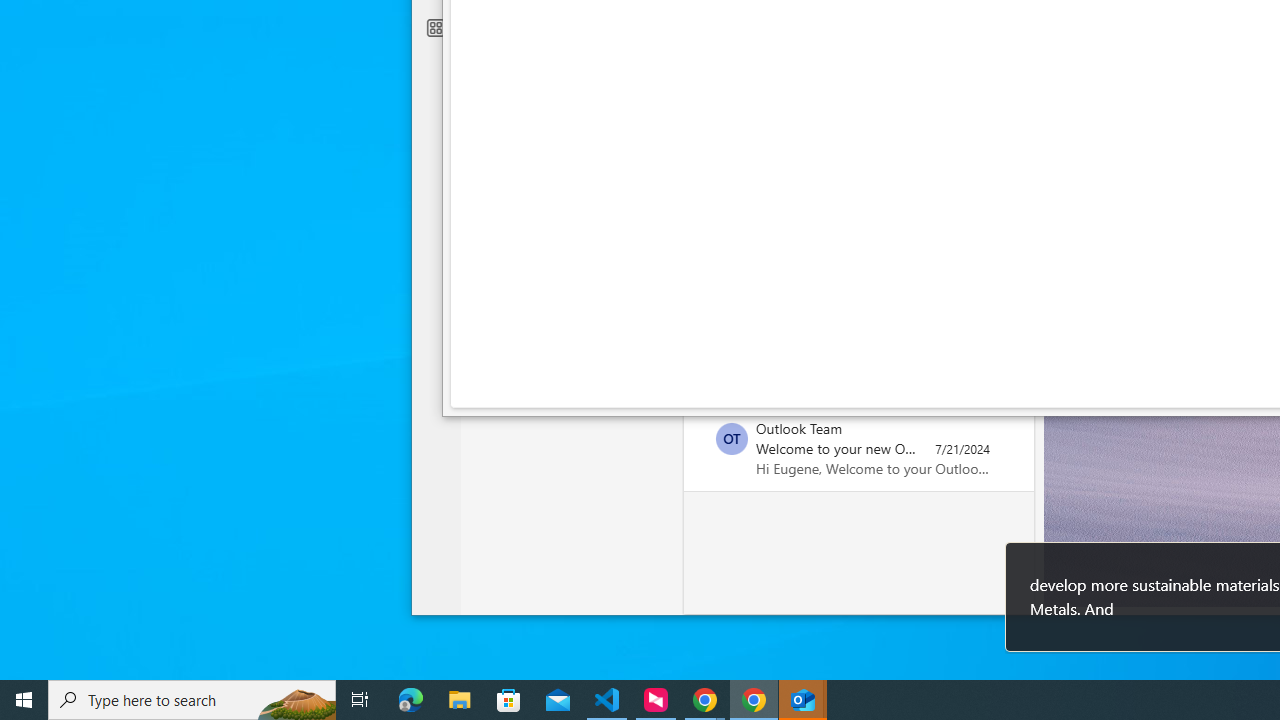  I want to click on 'Type here to search', so click(192, 698).